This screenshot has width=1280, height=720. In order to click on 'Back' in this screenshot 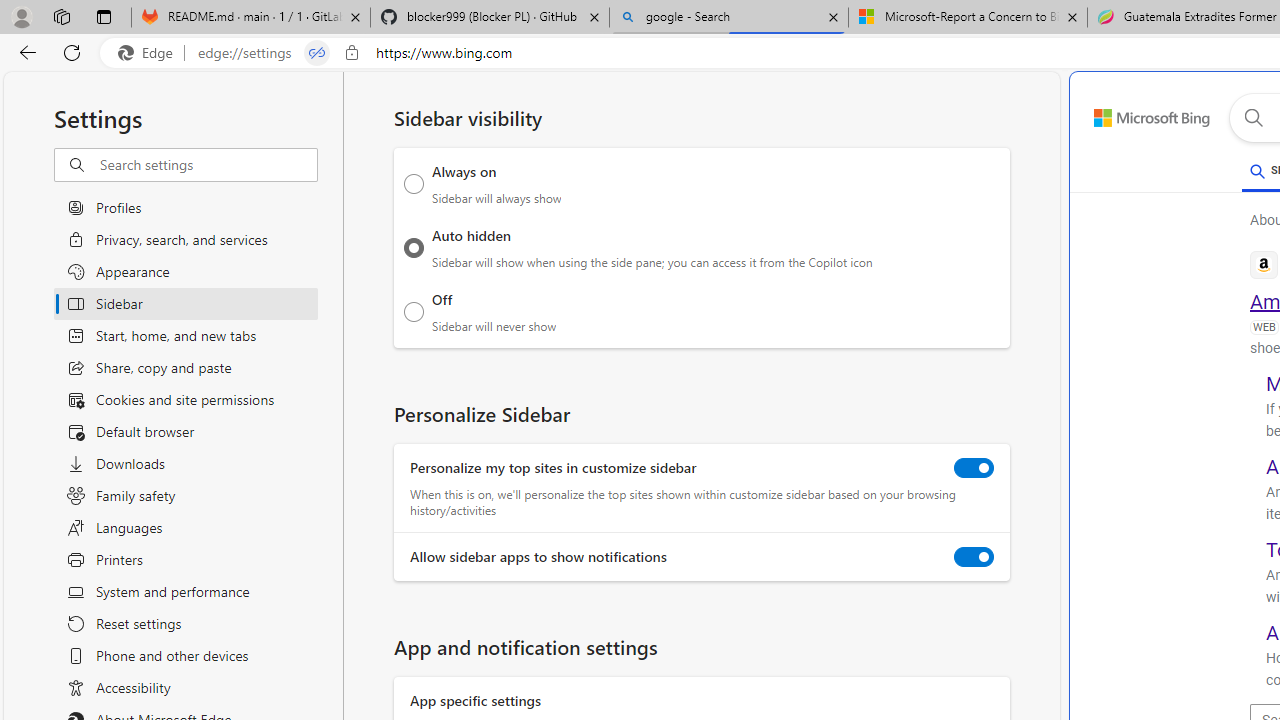, I will do `click(24, 51)`.